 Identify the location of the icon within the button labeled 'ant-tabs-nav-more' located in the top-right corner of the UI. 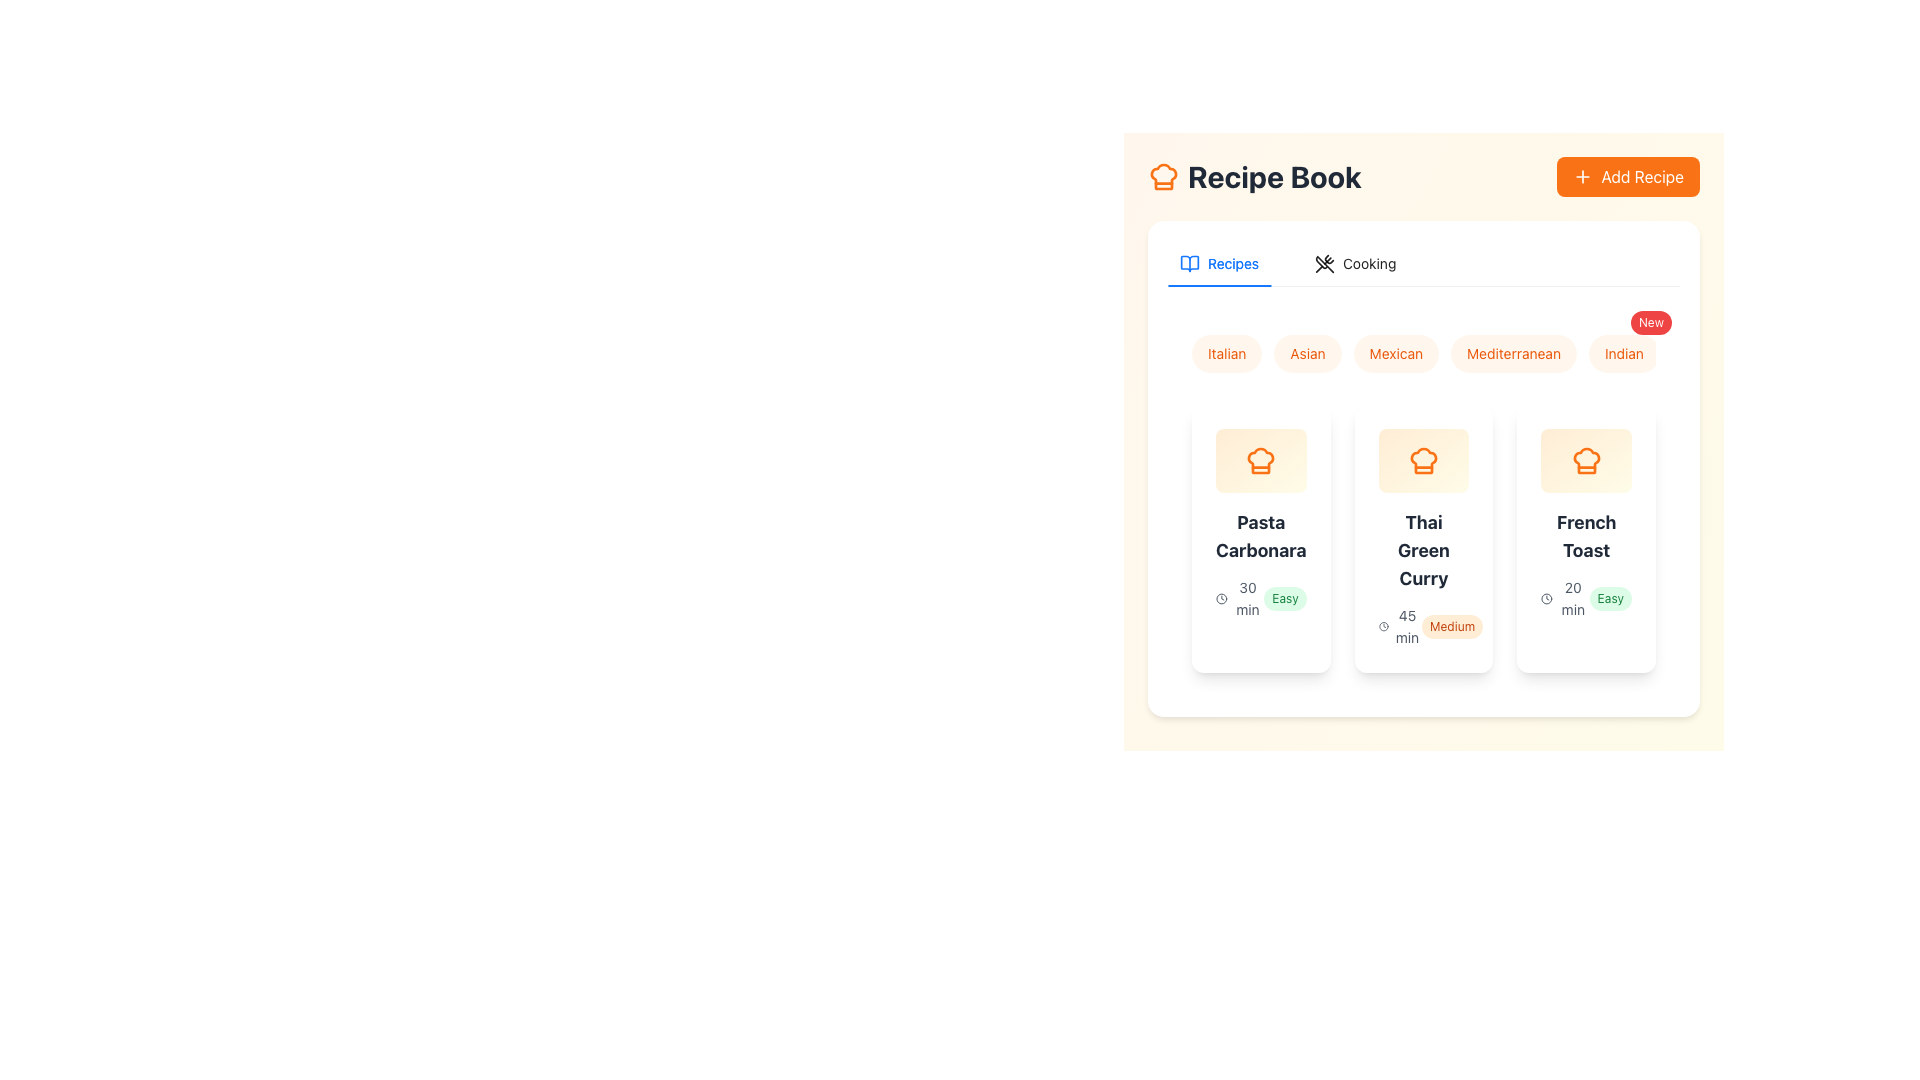
(1190, 257).